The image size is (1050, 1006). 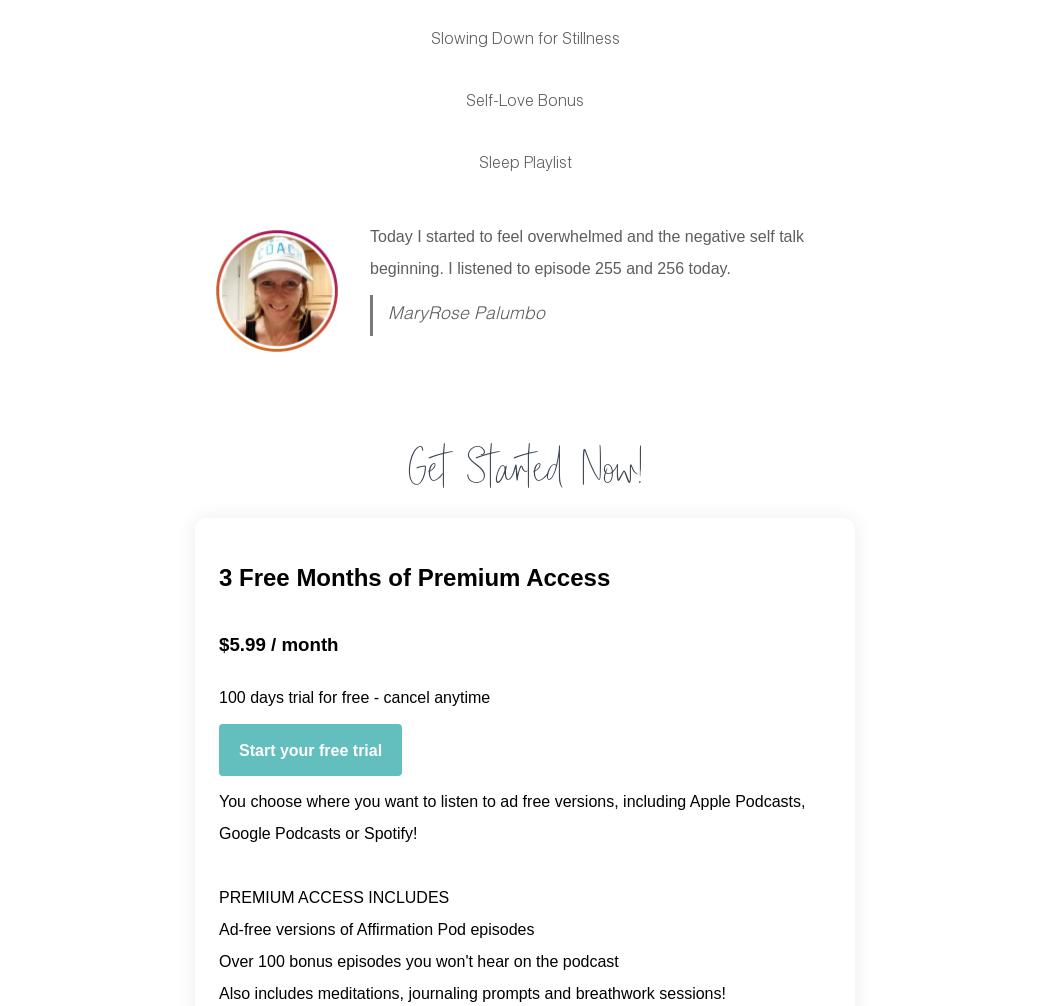 I want to click on 'Self-Love Bonus', so click(x=525, y=102).